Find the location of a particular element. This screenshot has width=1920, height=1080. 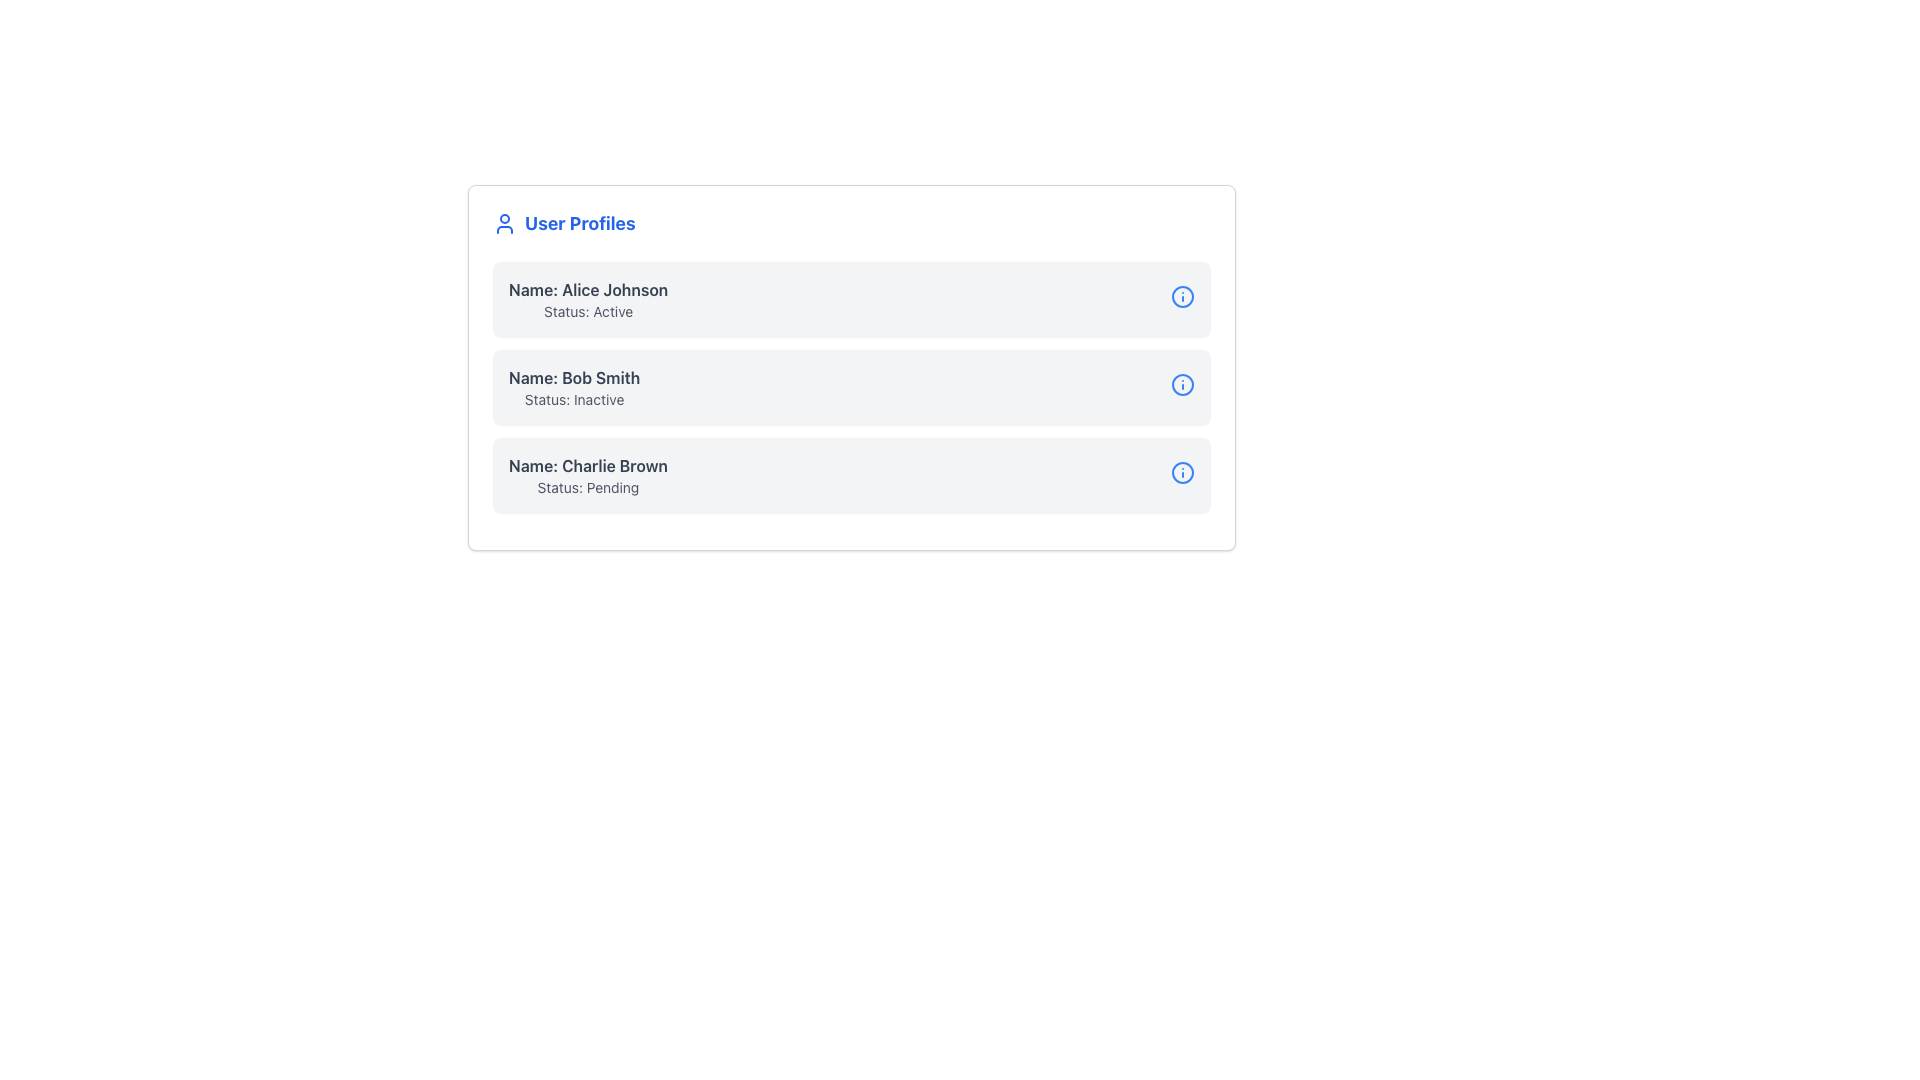

the solid circle icon at the center of the second user profile entry's information icon is located at coordinates (1182, 385).